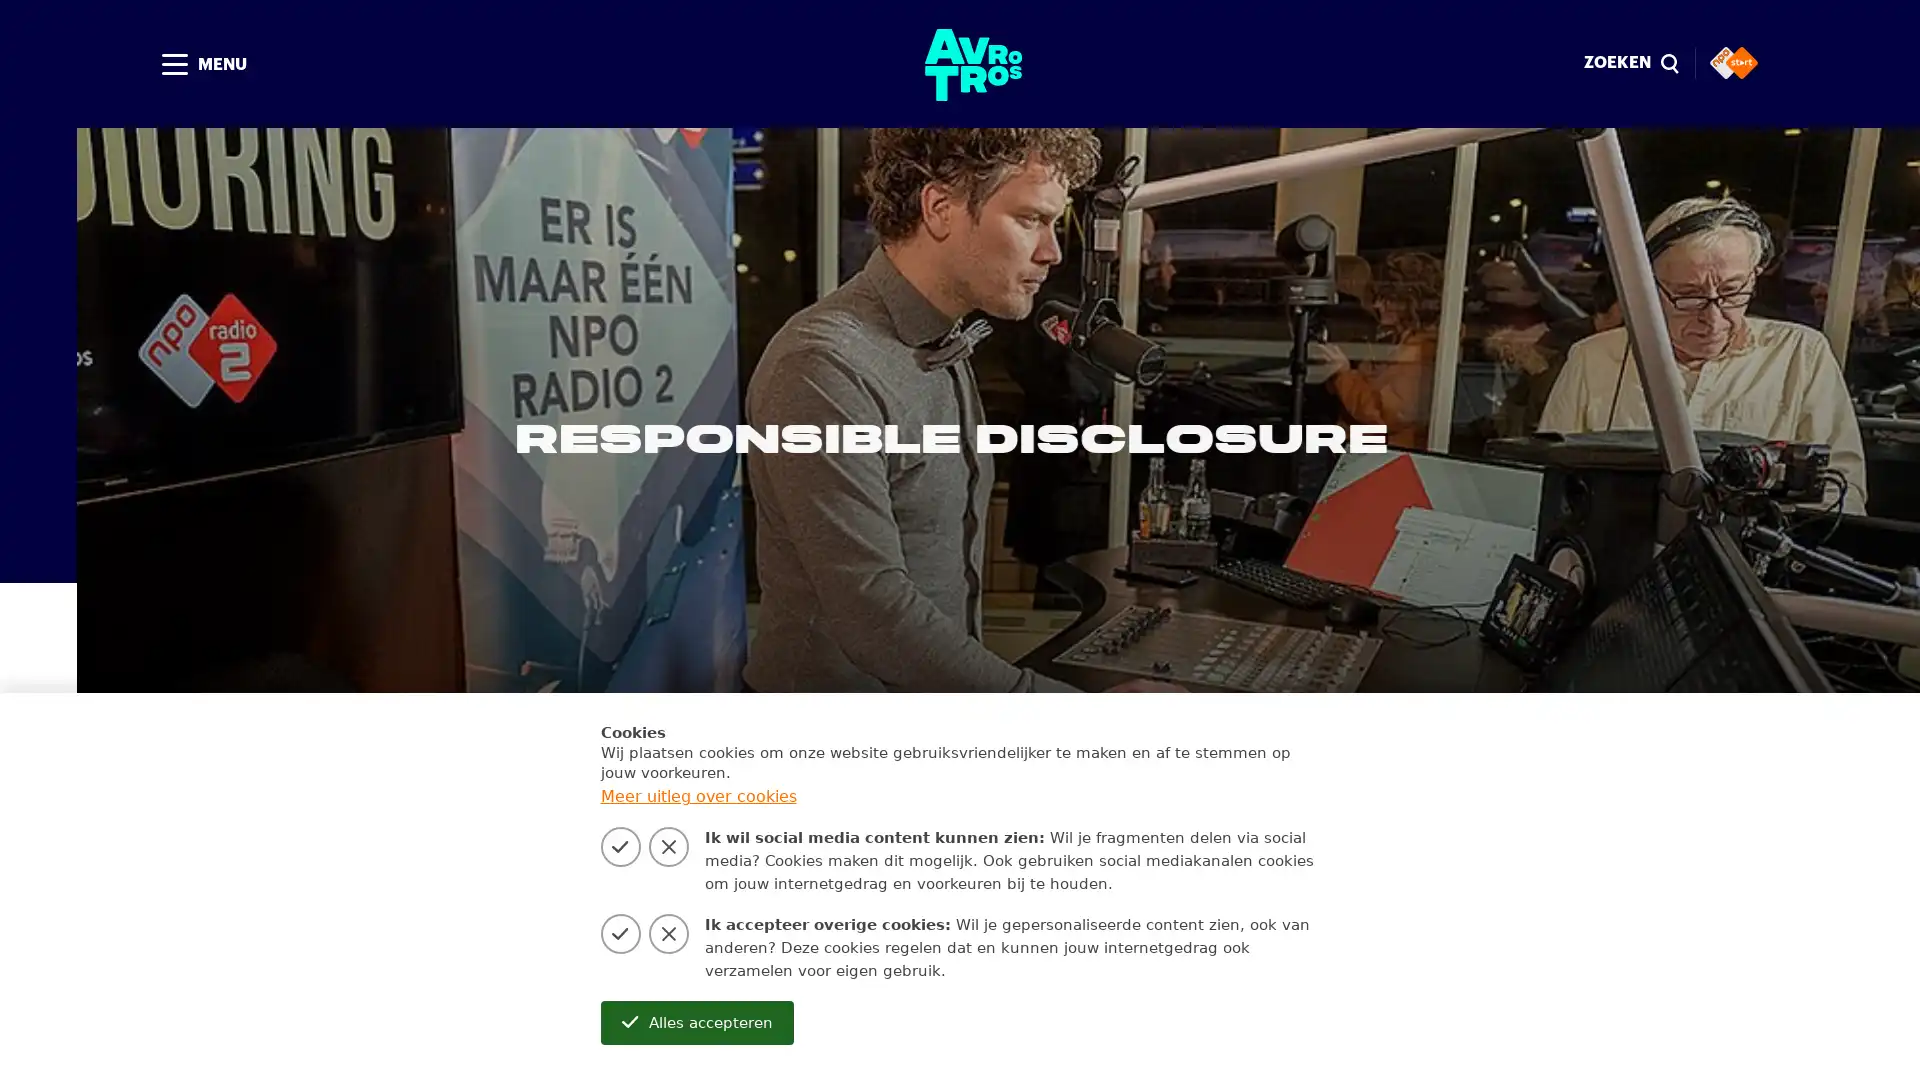 This screenshot has width=1920, height=1080. I want to click on Alles accepteren, so click(696, 1022).